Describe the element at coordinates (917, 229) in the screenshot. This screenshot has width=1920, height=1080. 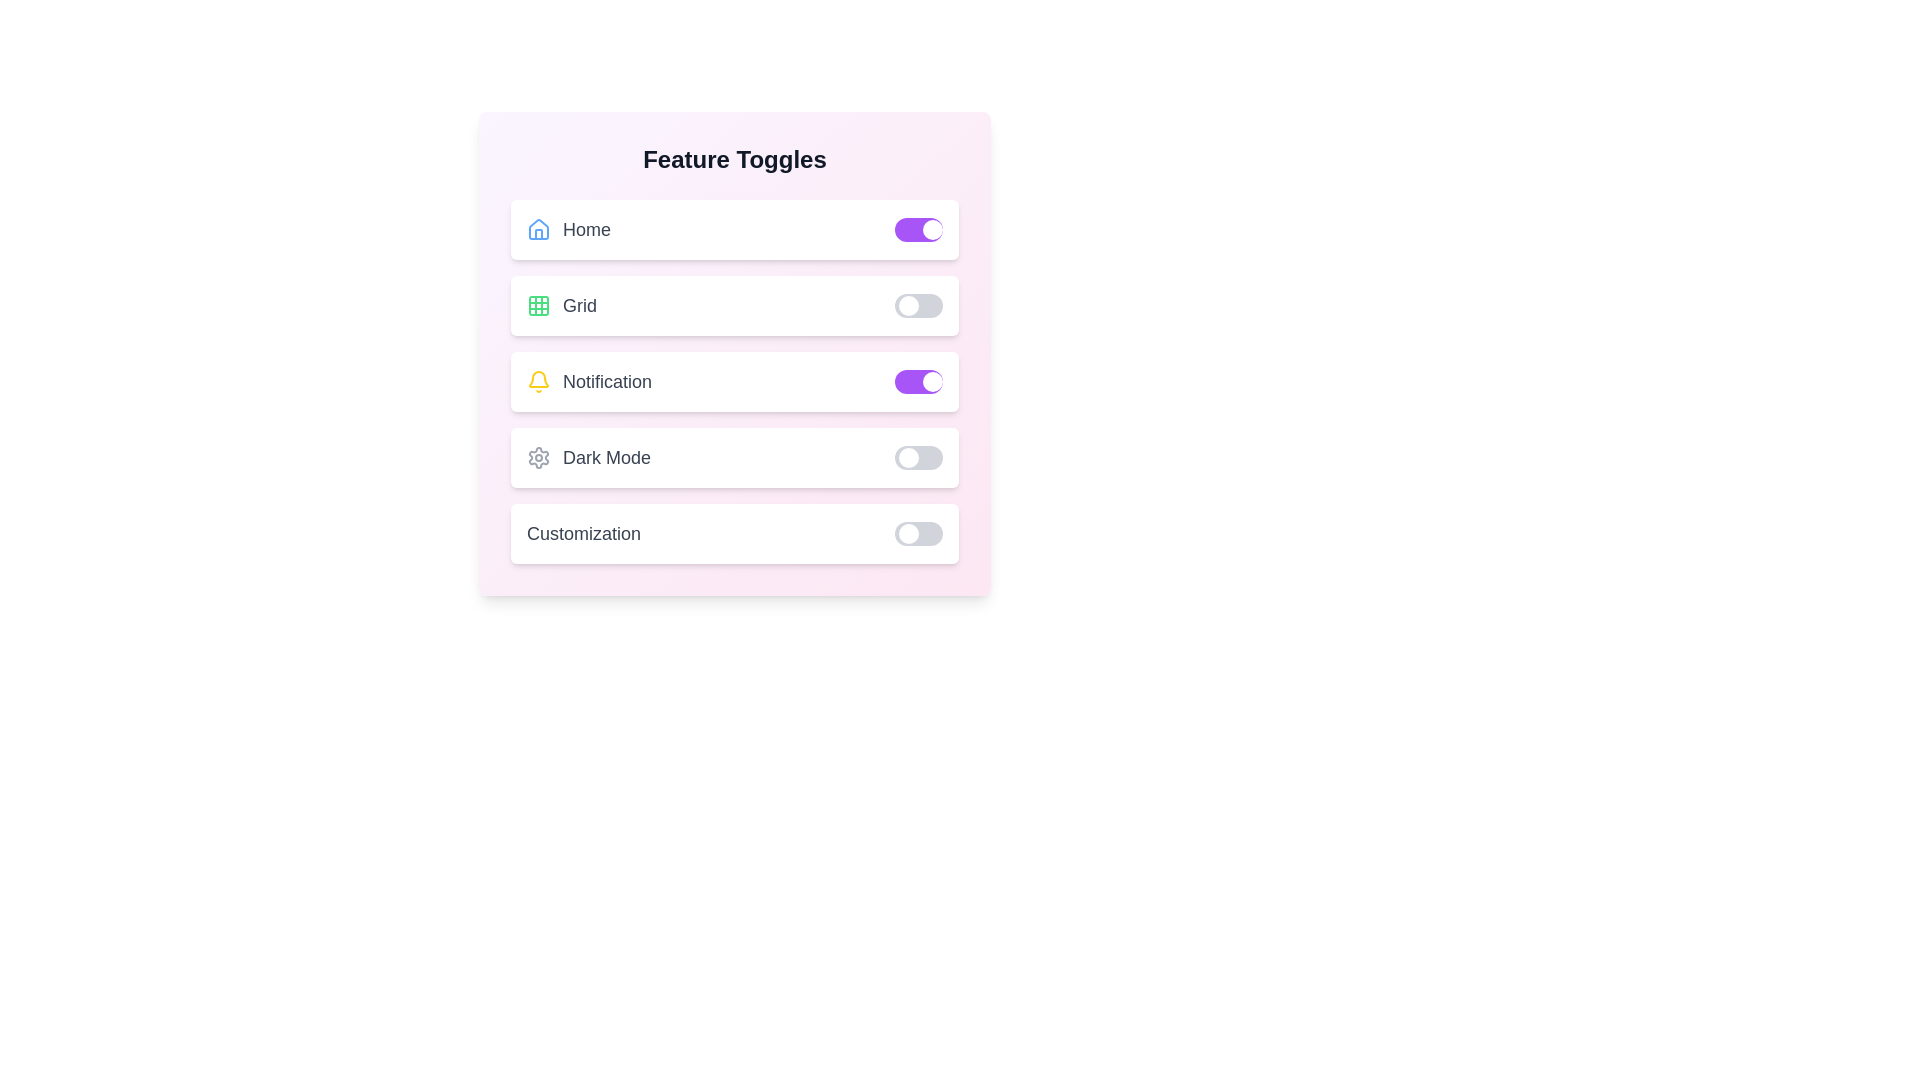
I see `the toggle switch with a purple background and white circular control, located near the 'Home' label, to provide visual feedback` at that location.